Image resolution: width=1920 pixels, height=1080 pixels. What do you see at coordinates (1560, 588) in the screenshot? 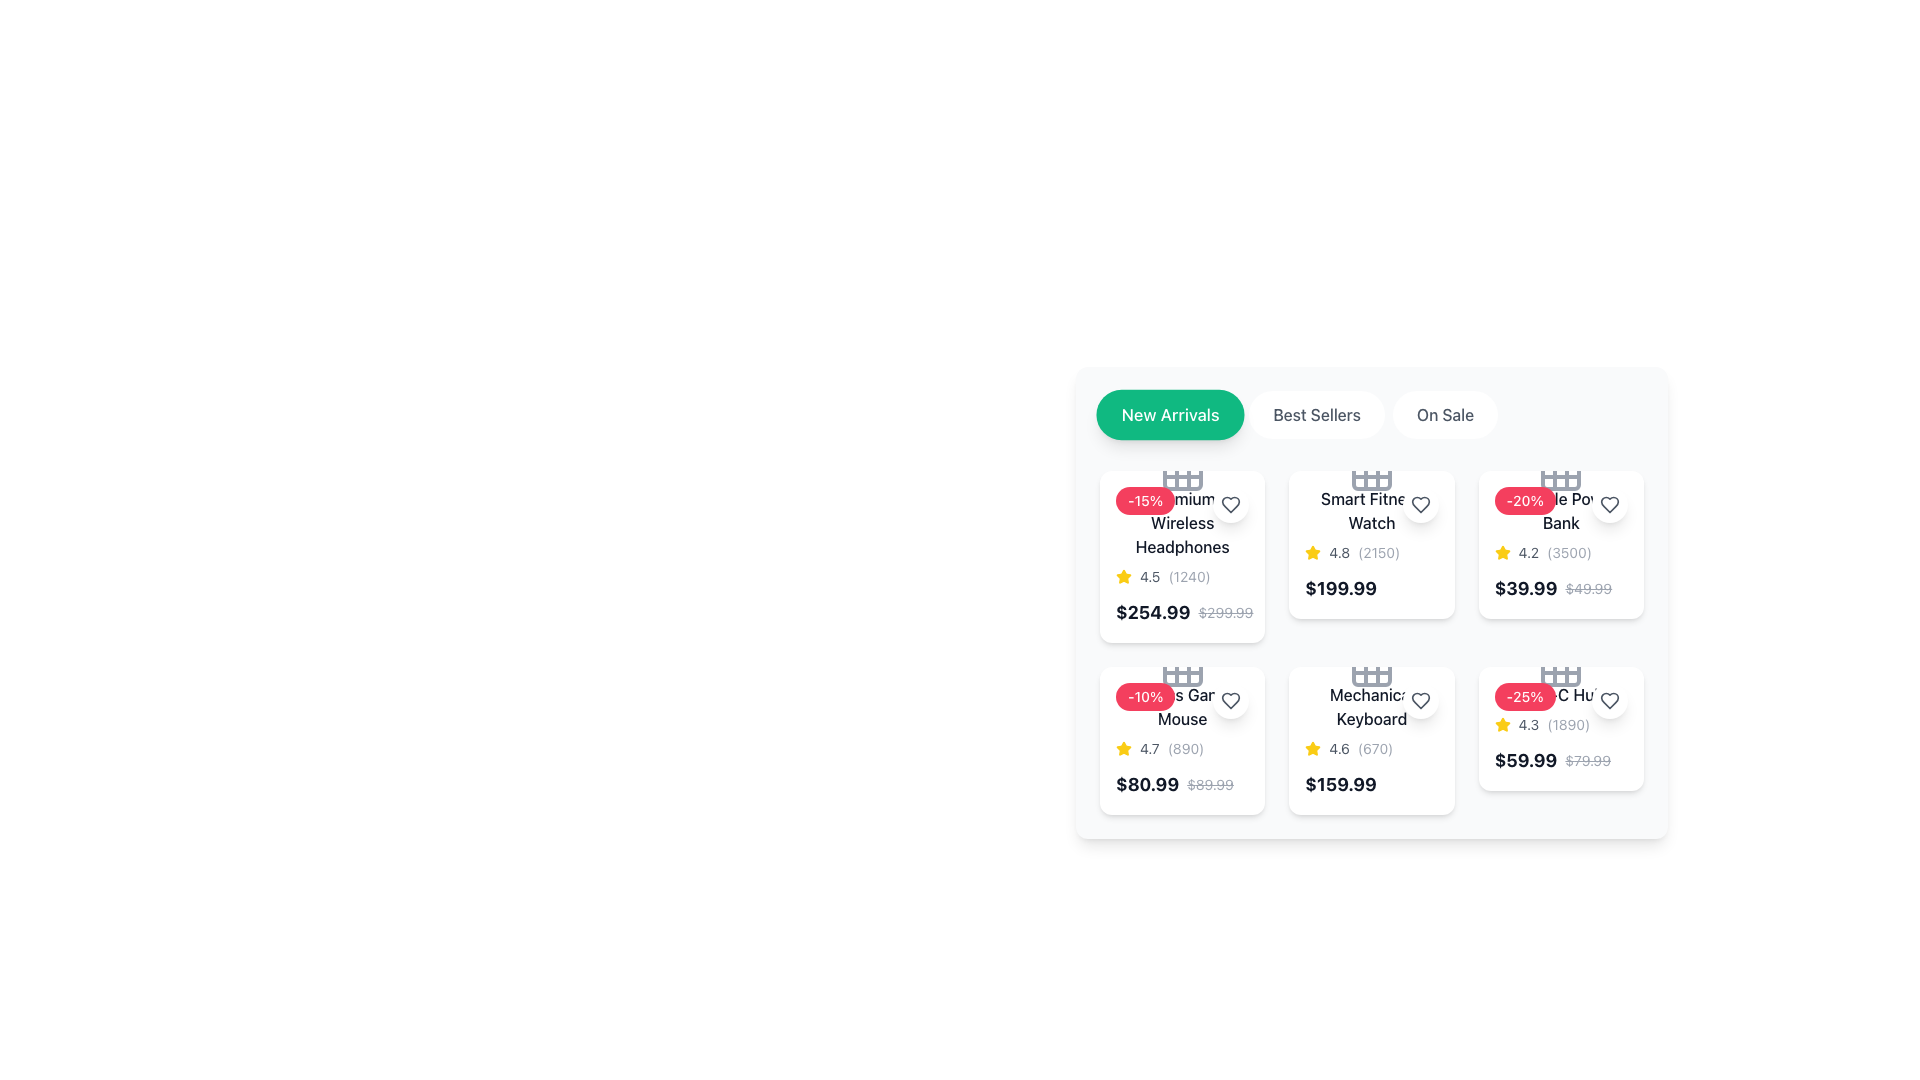
I see `the Price display element that shows the current and original price with discount indication for the product 'Portable Power Bank', located in the fourth product card of the second row` at bounding box center [1560, 588].